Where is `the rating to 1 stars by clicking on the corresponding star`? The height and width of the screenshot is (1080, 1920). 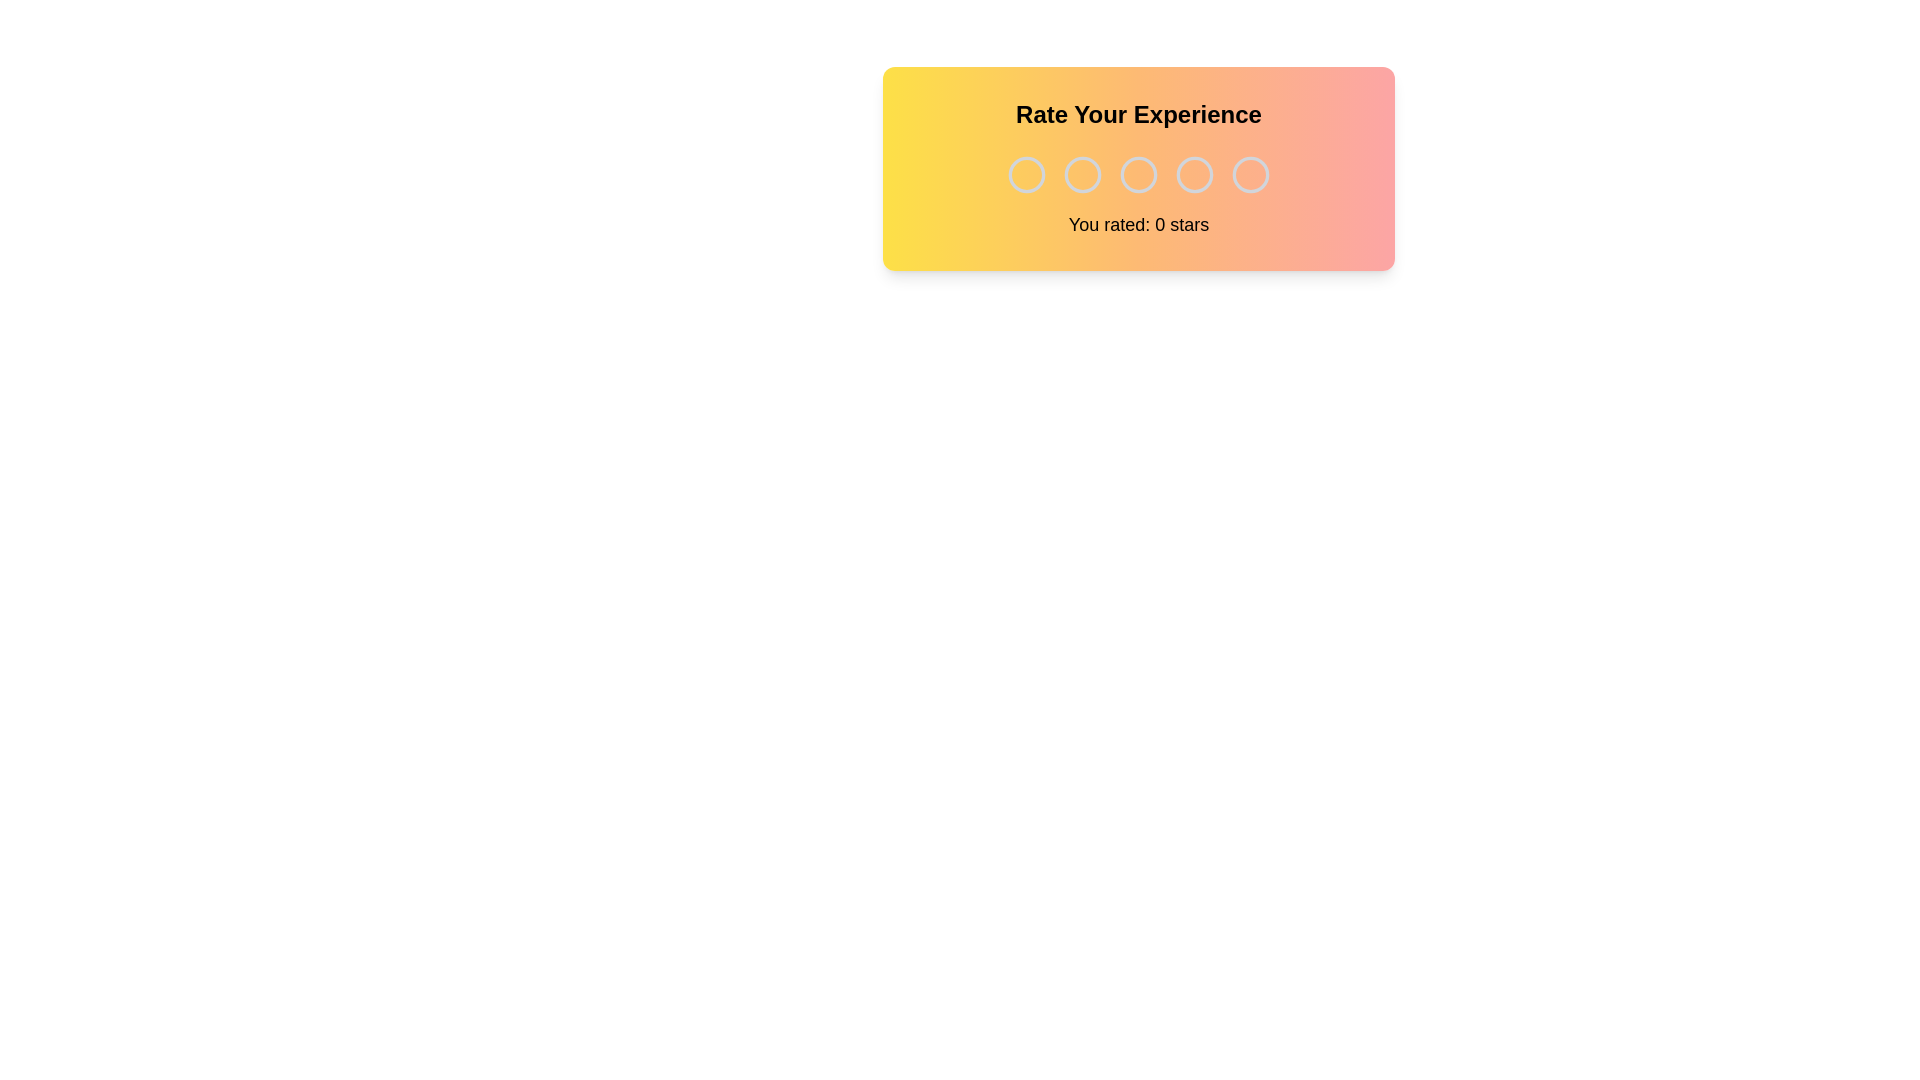 the rating to 1 stars by clicking on the corresponding star is located at coordinates (1027, 173).